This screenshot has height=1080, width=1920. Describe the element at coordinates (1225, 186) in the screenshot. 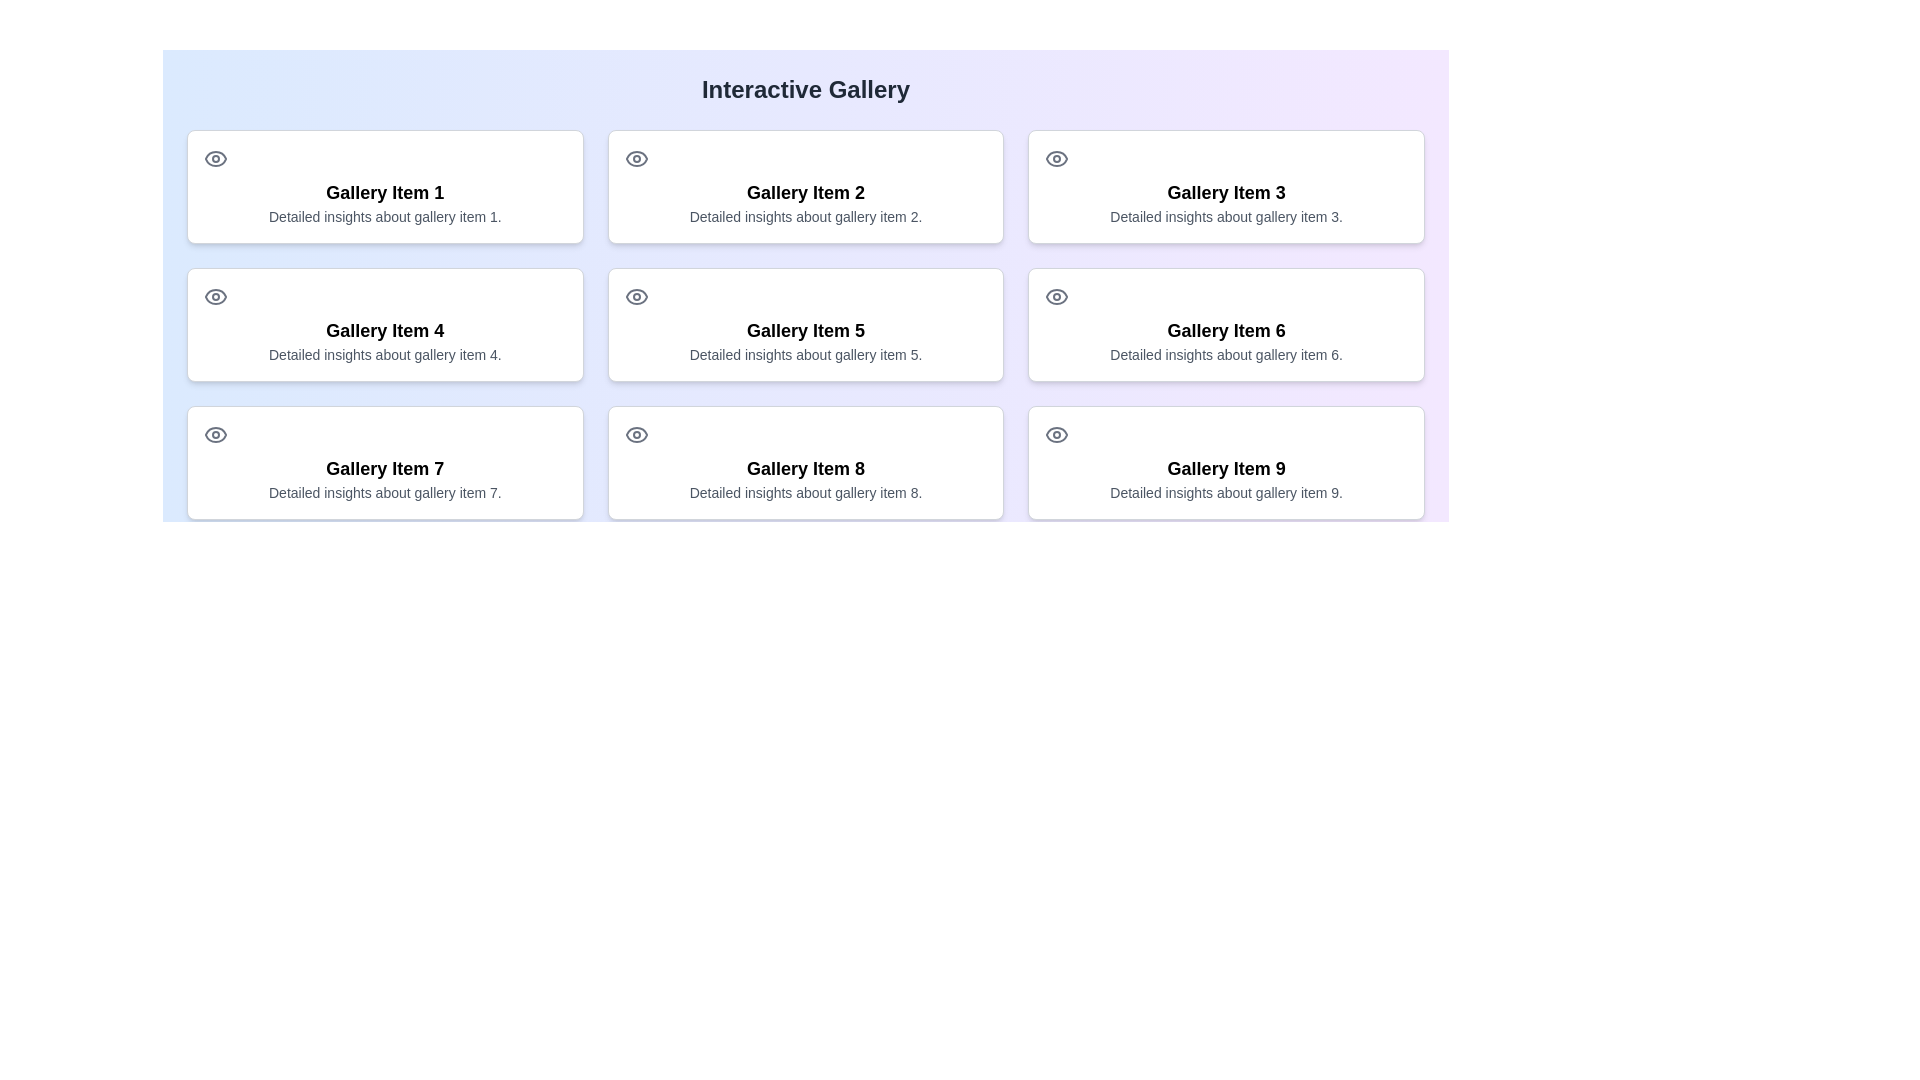

I see `the visual card for 'Gallery Item 3' which contains its title, description, and icon, located in the first row and third column of the grid` at that location.